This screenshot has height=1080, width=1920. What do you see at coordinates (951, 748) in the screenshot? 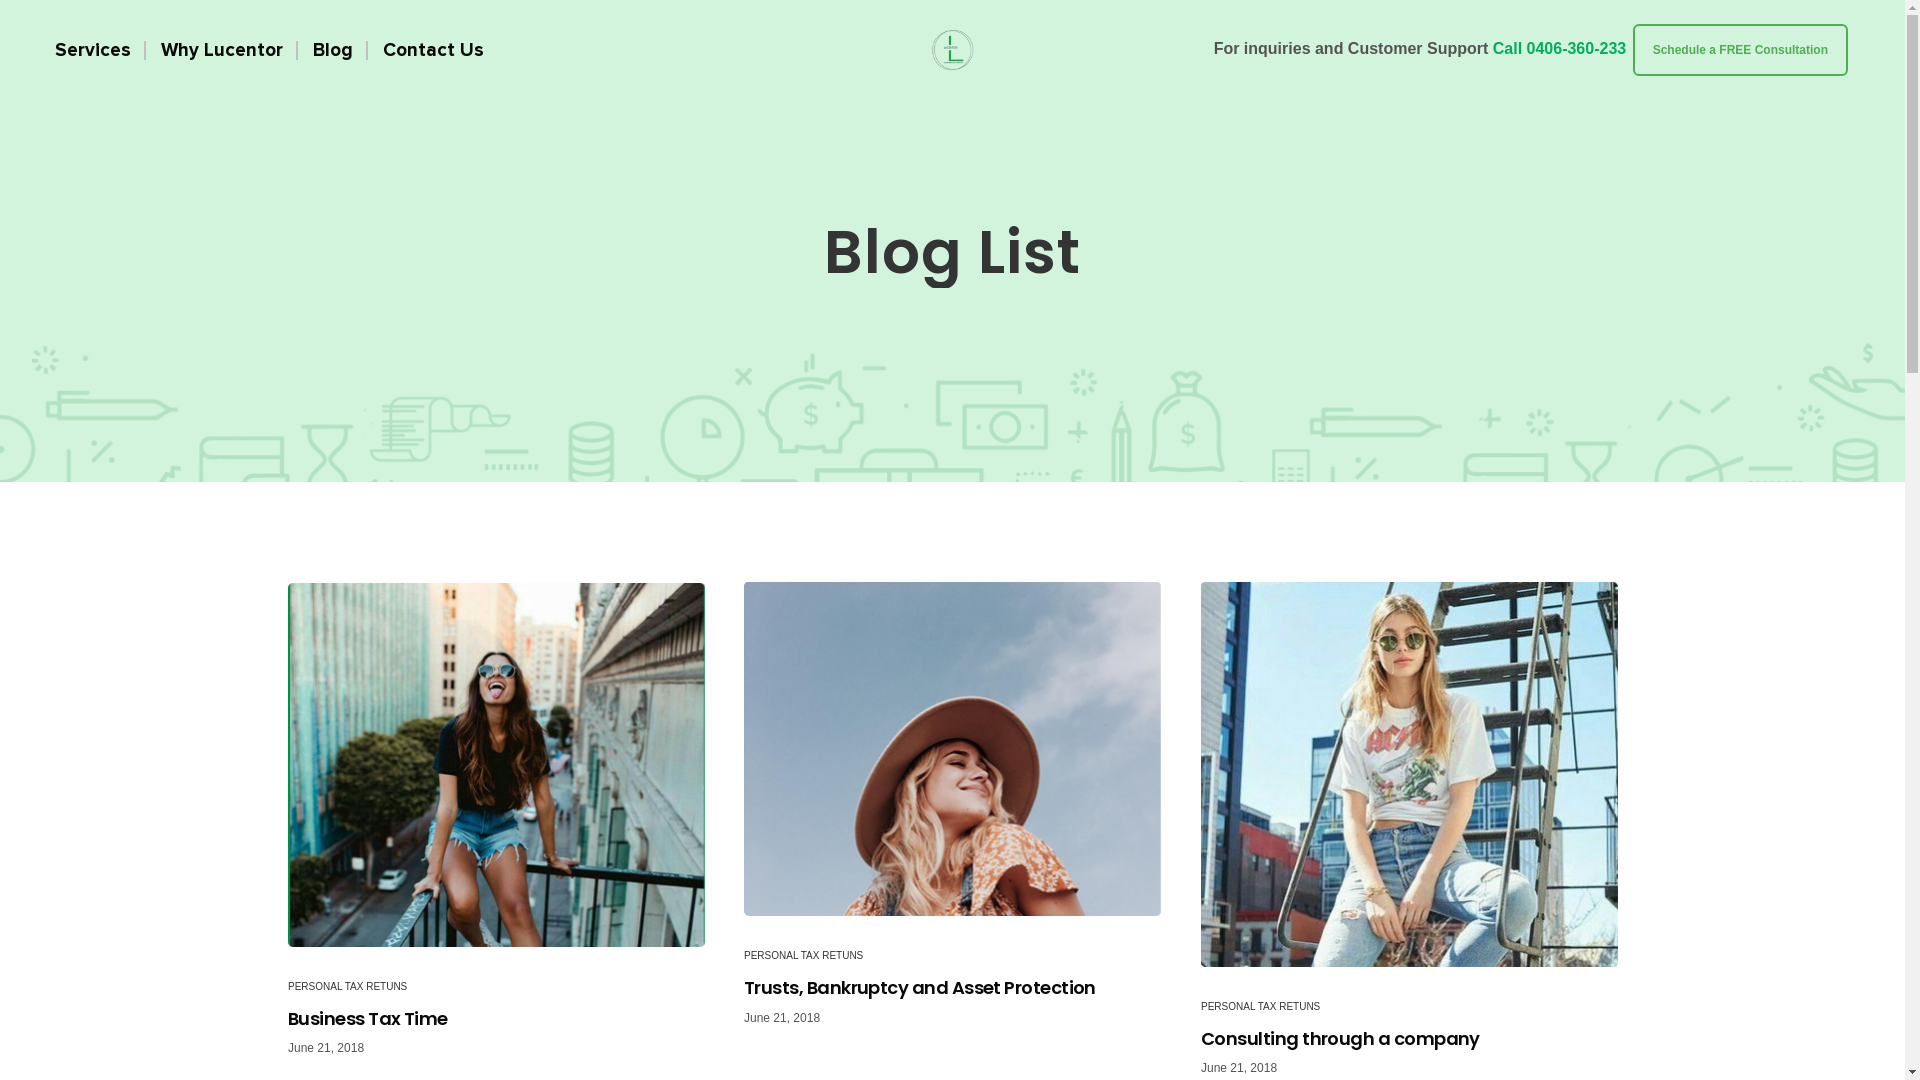
I see `'Trusts, Bankruptcy and Asset Protection'` at bounding box center [951, 748].